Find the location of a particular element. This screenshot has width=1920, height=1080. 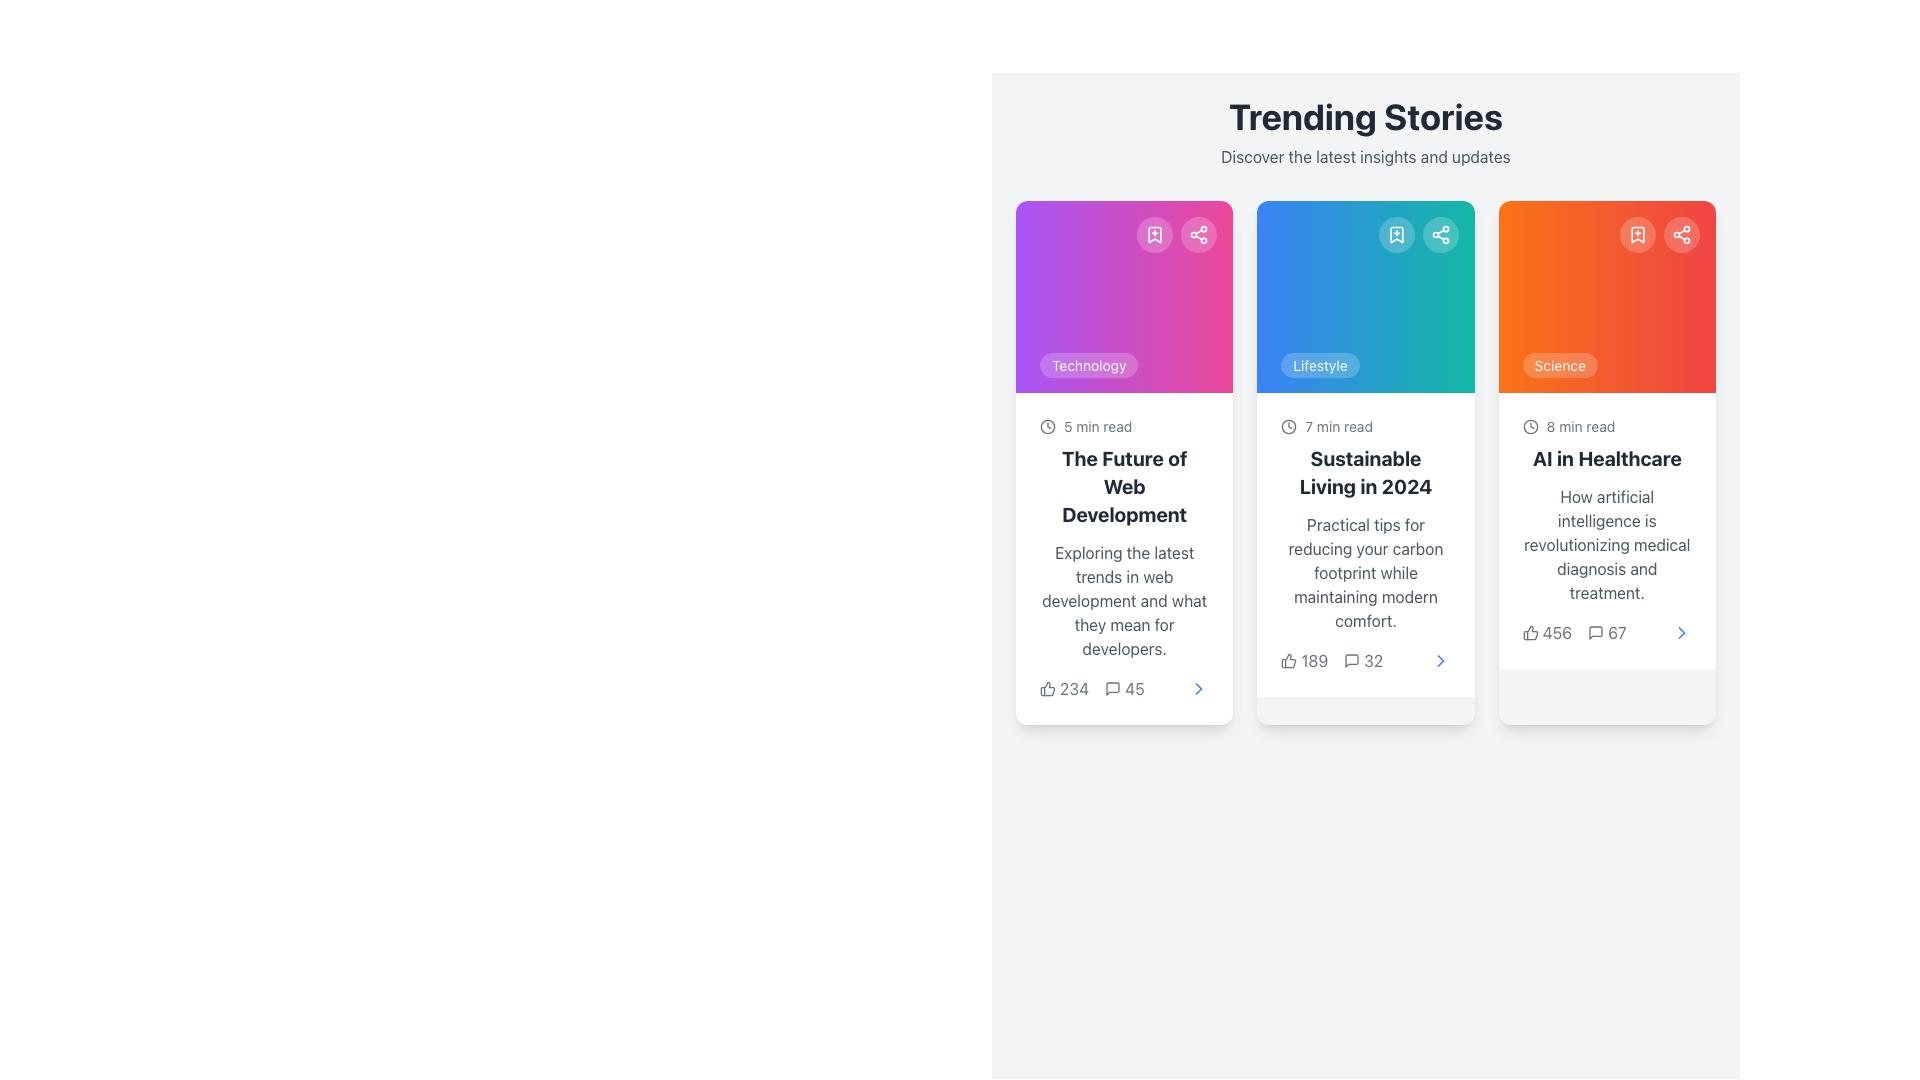

the static text displaying 'Discover the latest insights and updates', positioned underneath the heading 'Trending Stories' is located at coordinates (1365, 156).